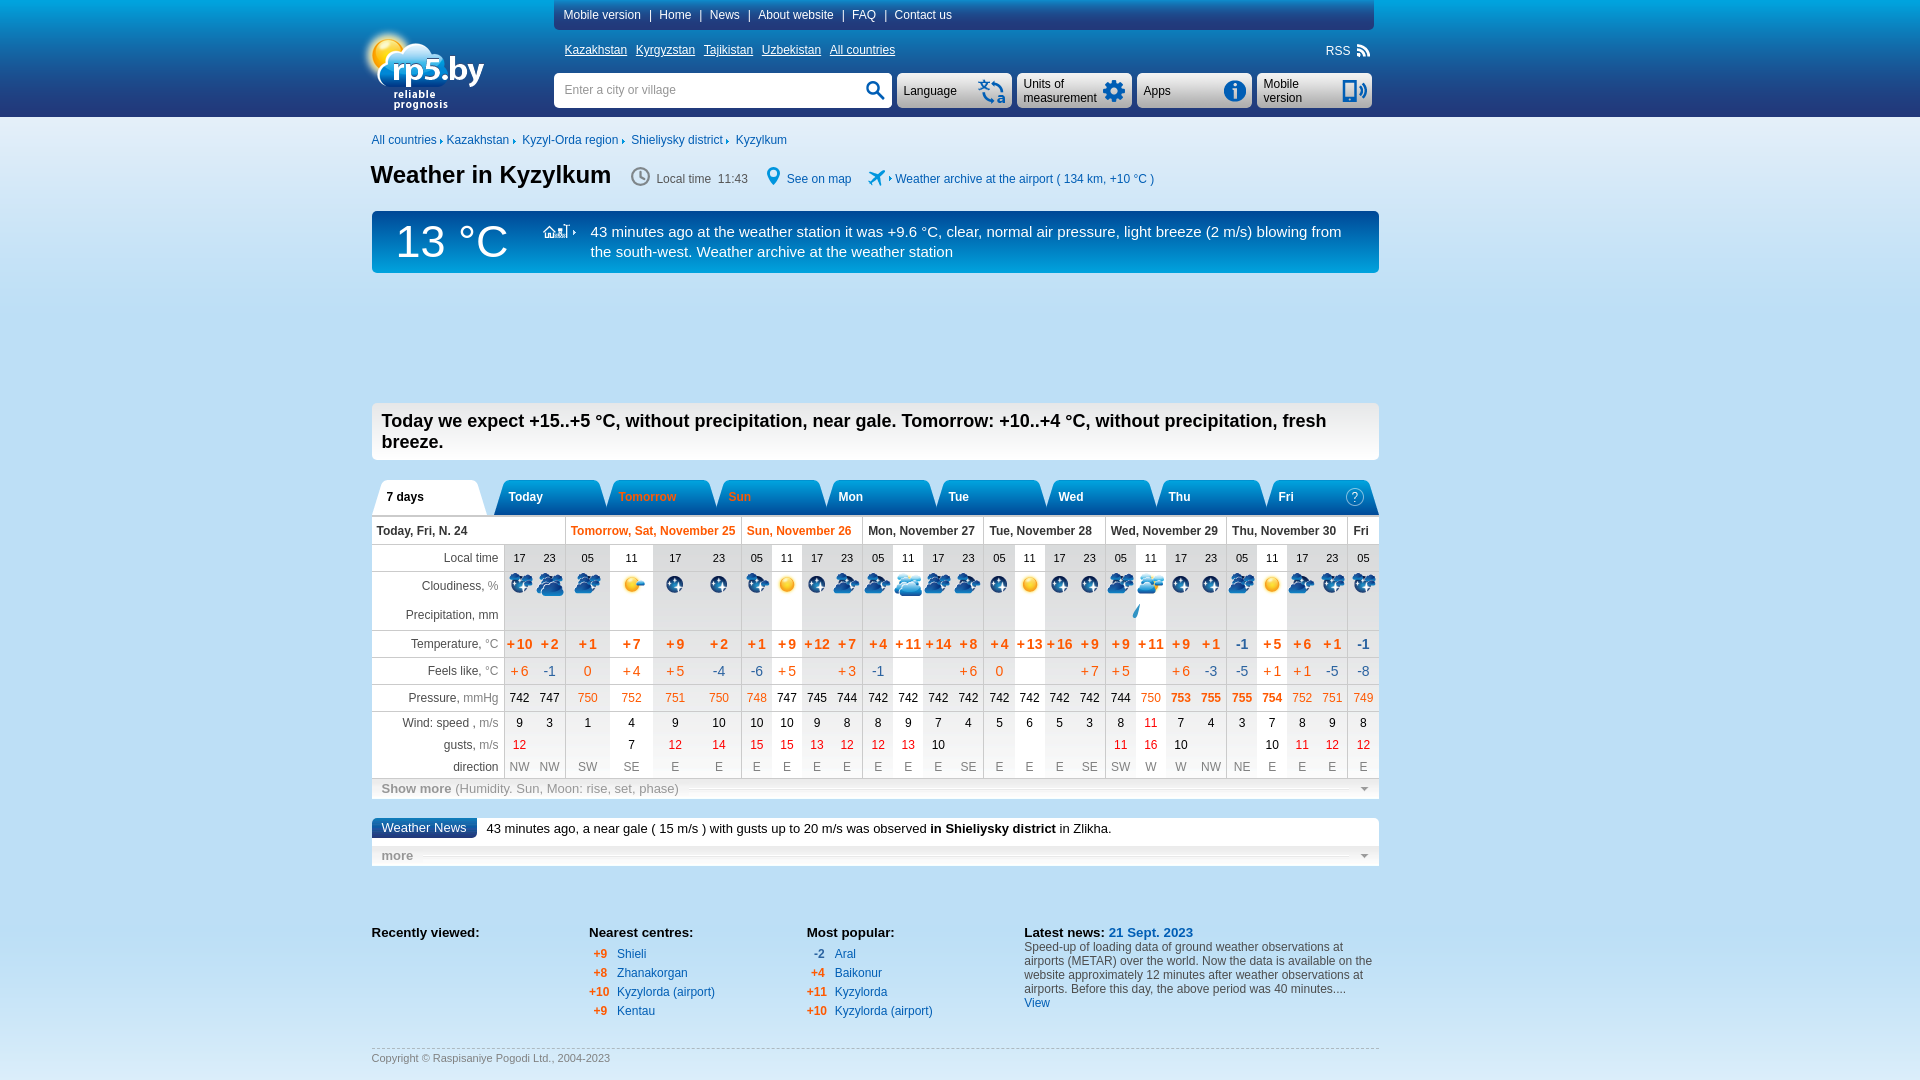  What do you see at coordinates (449, 722) in the screenshot?
I see `'Wind: speed , m/s'` at bounding box center [449, 722].